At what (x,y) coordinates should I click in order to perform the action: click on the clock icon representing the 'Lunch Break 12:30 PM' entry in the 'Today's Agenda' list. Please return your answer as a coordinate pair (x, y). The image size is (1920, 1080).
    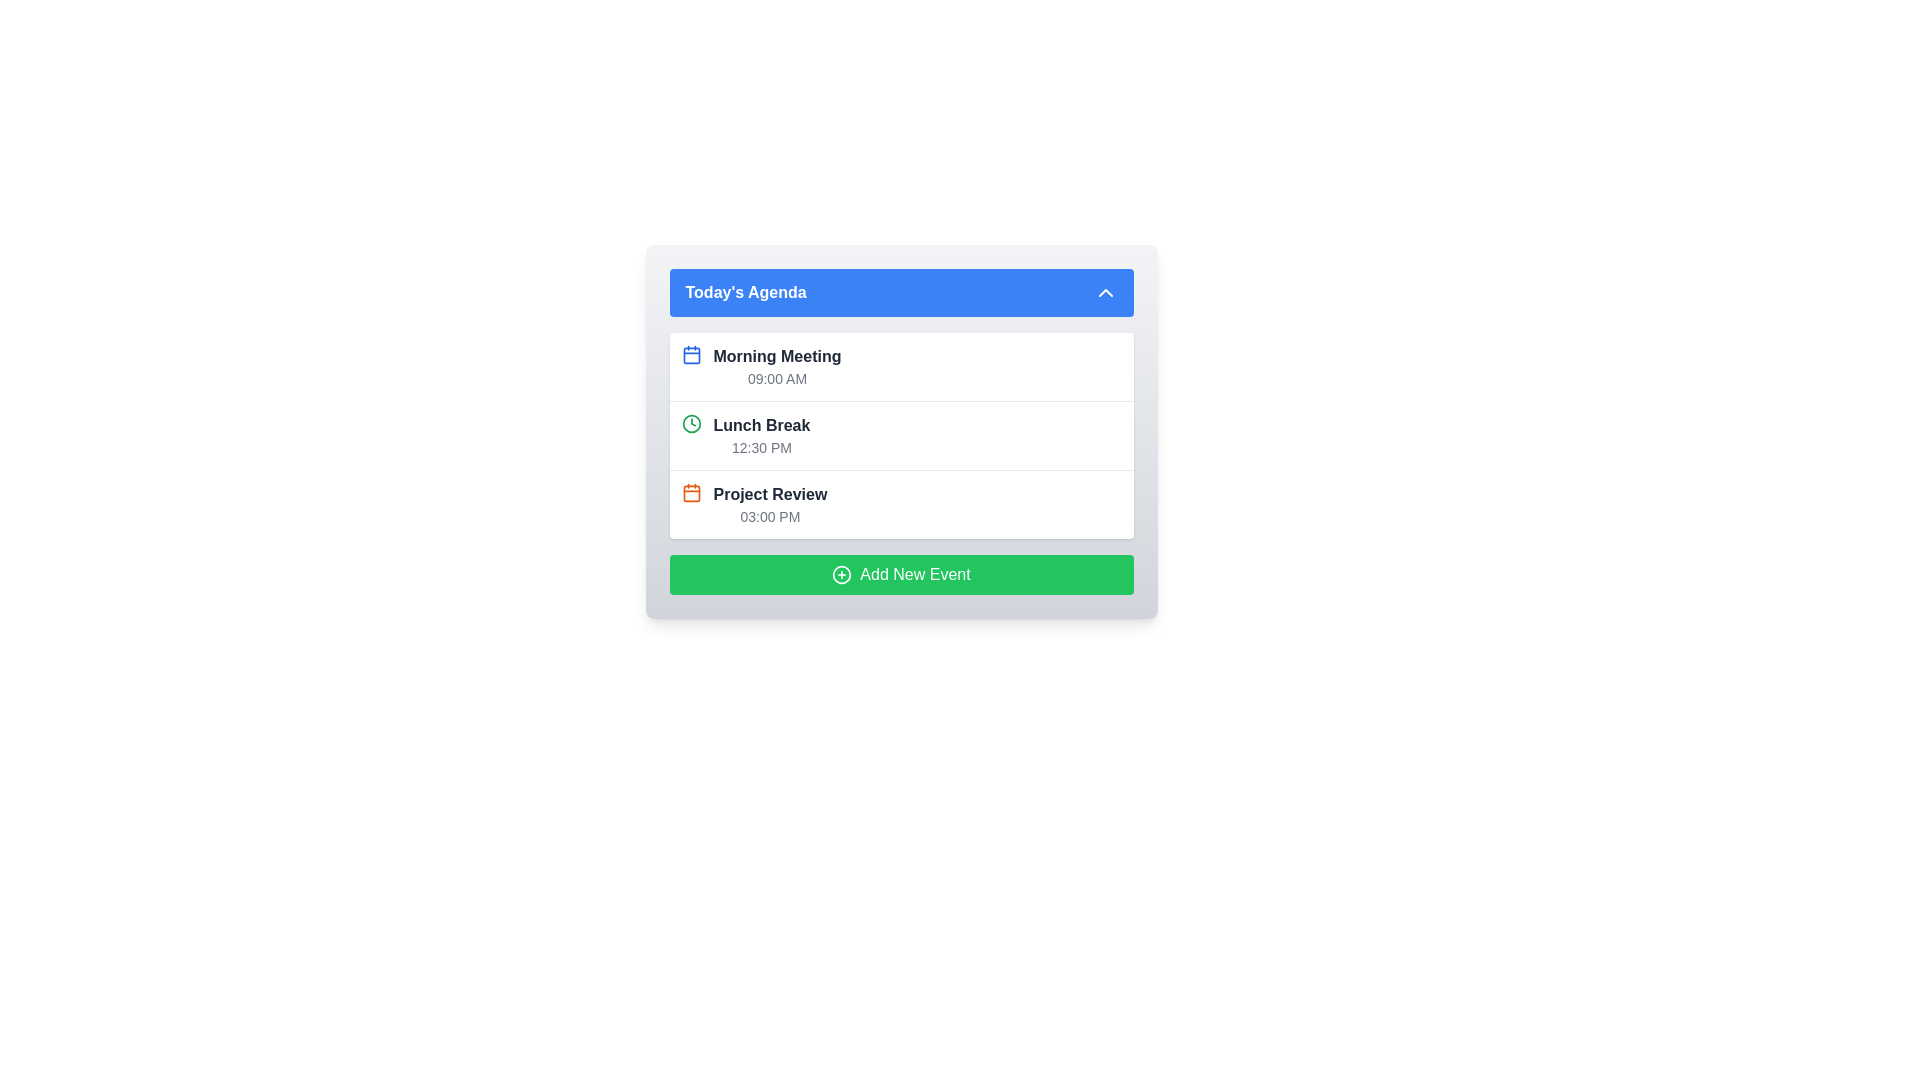
    Looking at the image, I should click on (691, 434).